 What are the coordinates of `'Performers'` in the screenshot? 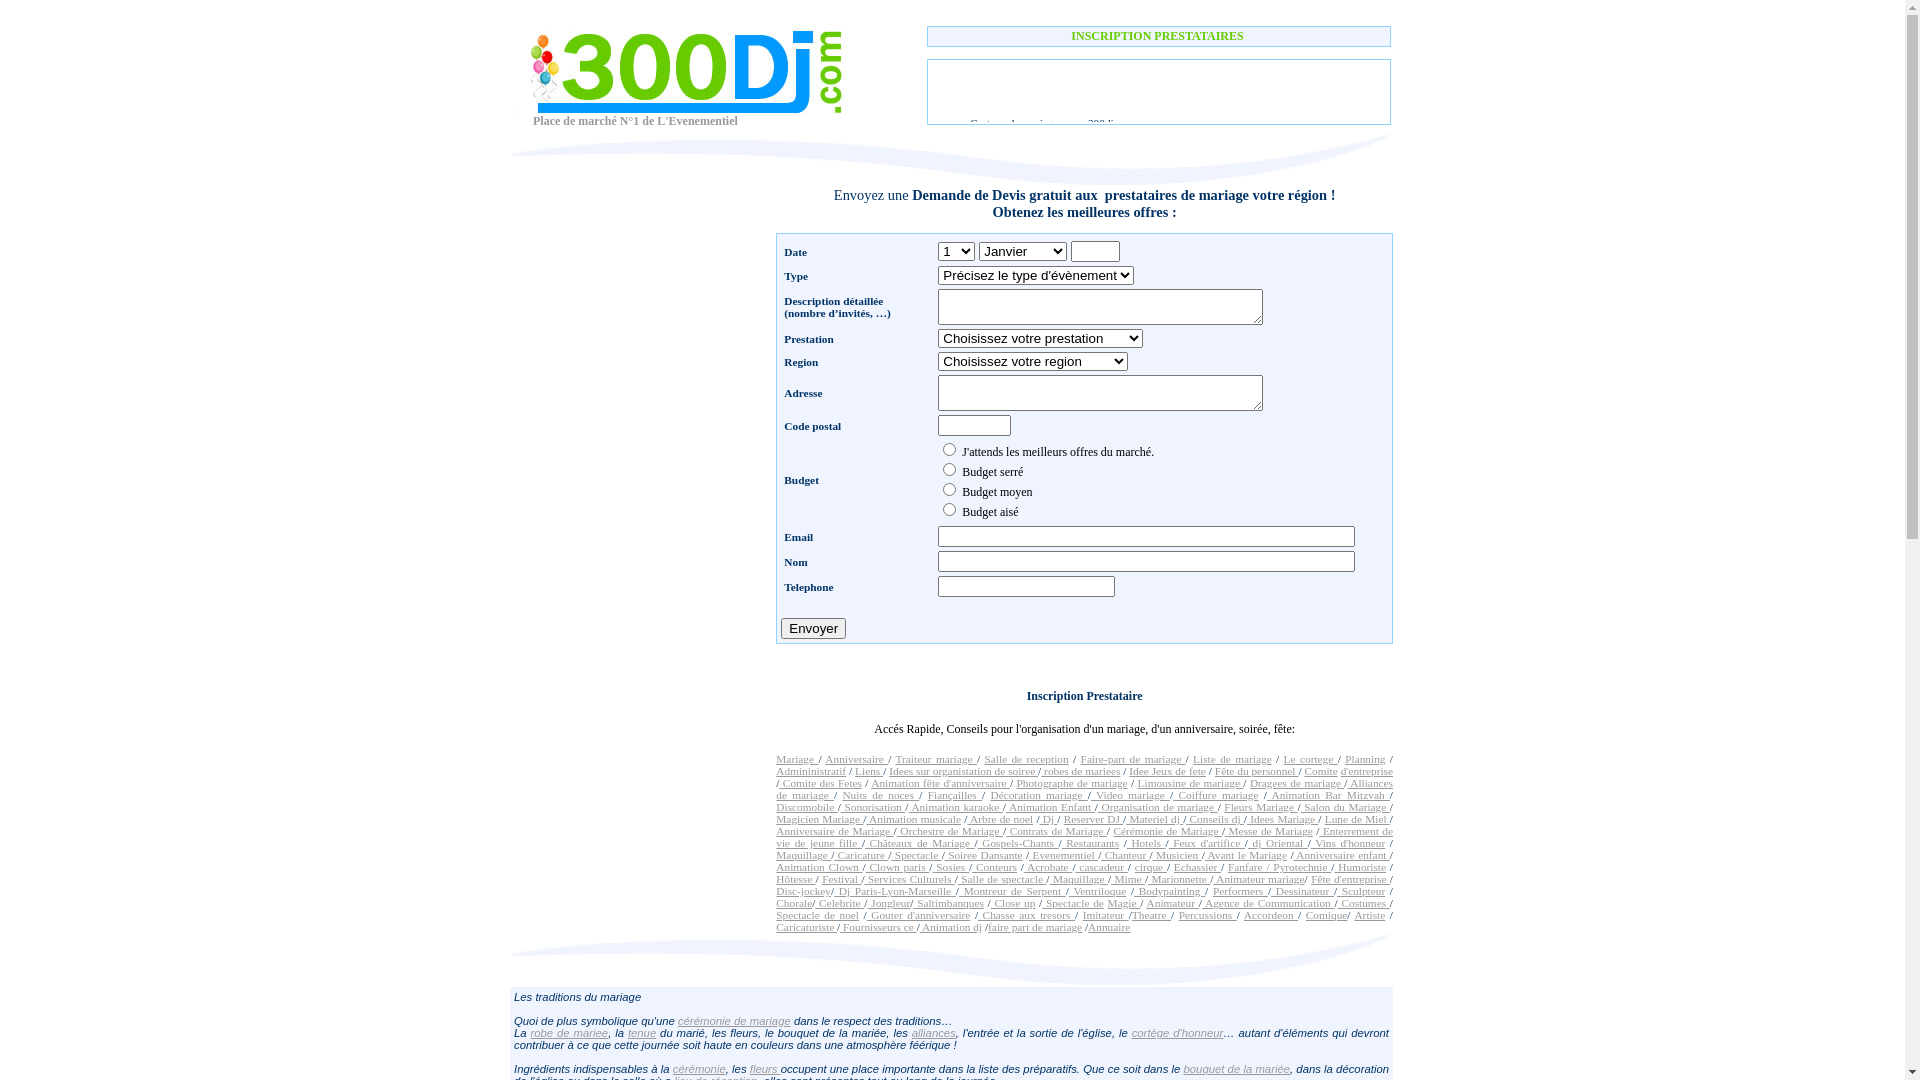 It's located at (1239, 890).